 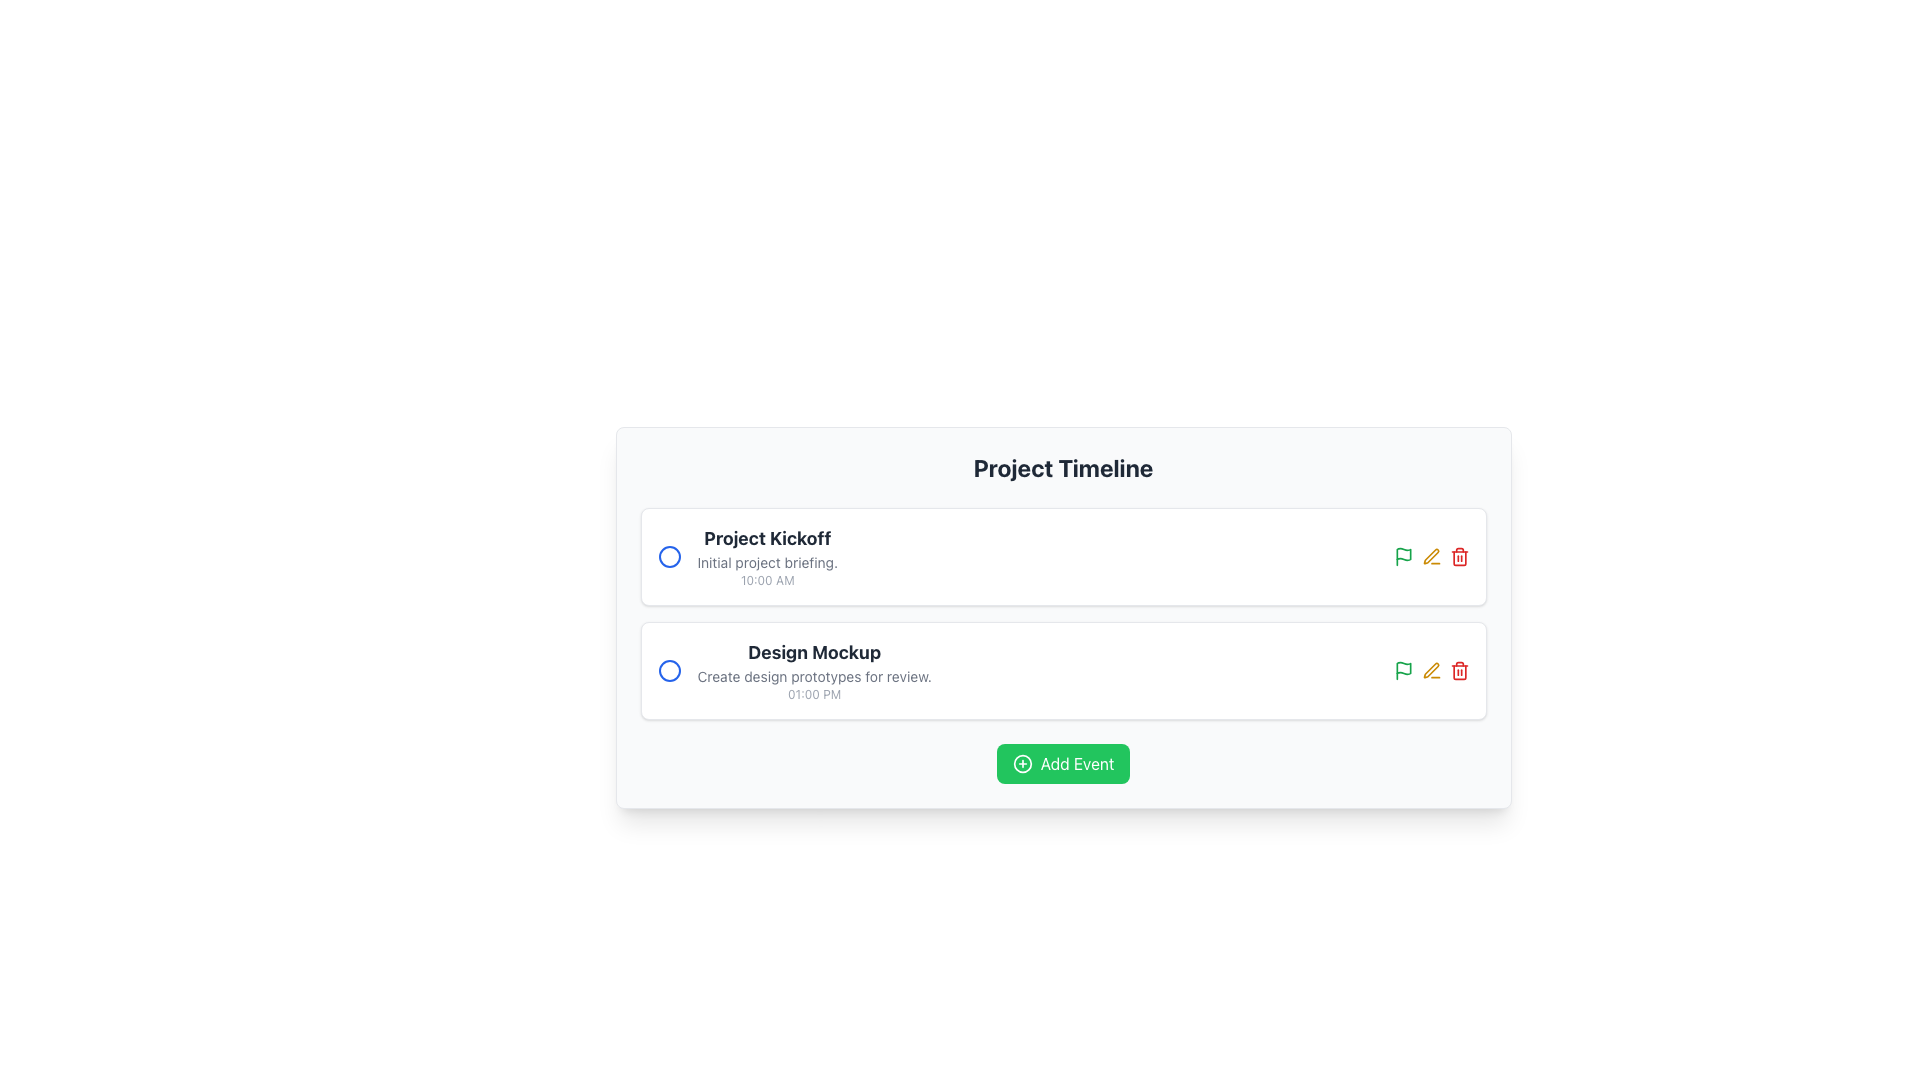 What do you see at coordinates (793, 671) in the screenshot?
I see `the composite text element displaying 'Design Mockup'` at bounding box center [793, 671].